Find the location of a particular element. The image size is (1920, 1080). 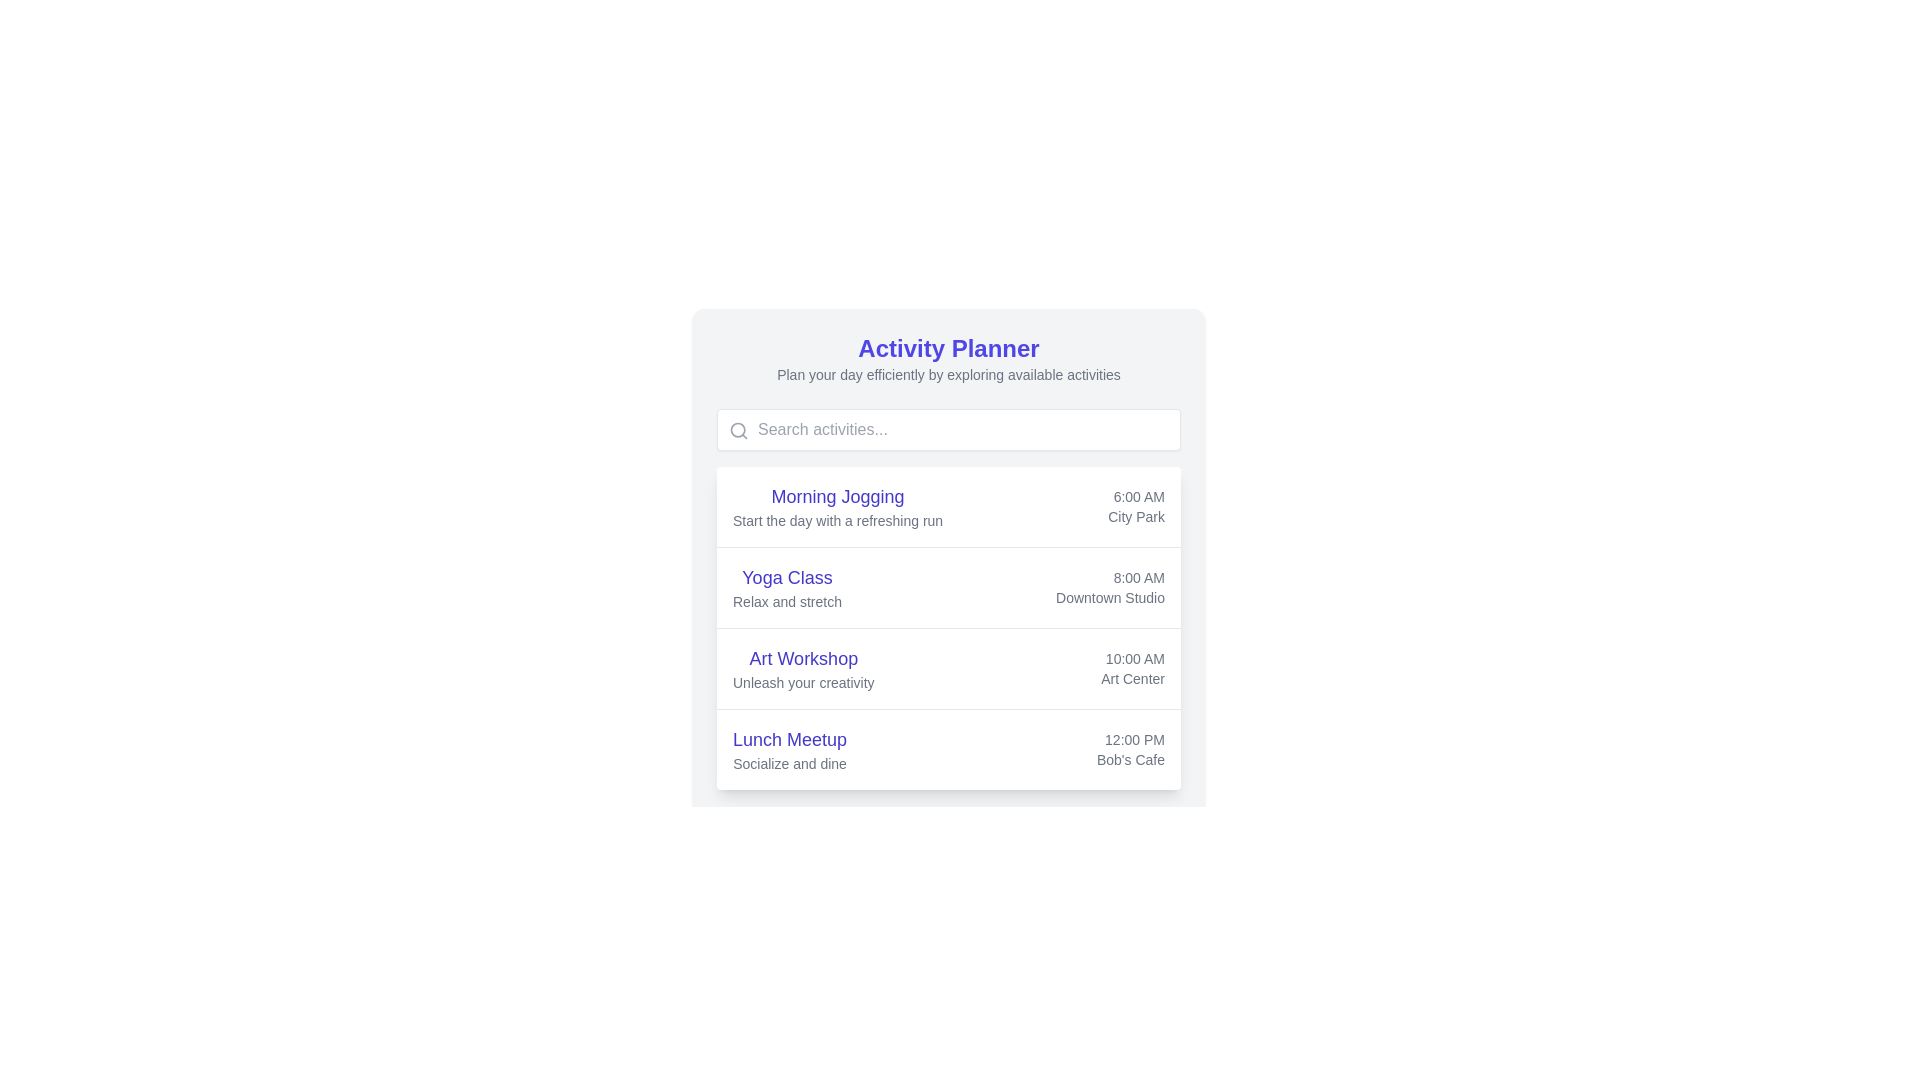

the Event information card located at the bottom of the event list, specifically the fourth item beneath the 'Art Workshop' is located at coordinates (948, 749).